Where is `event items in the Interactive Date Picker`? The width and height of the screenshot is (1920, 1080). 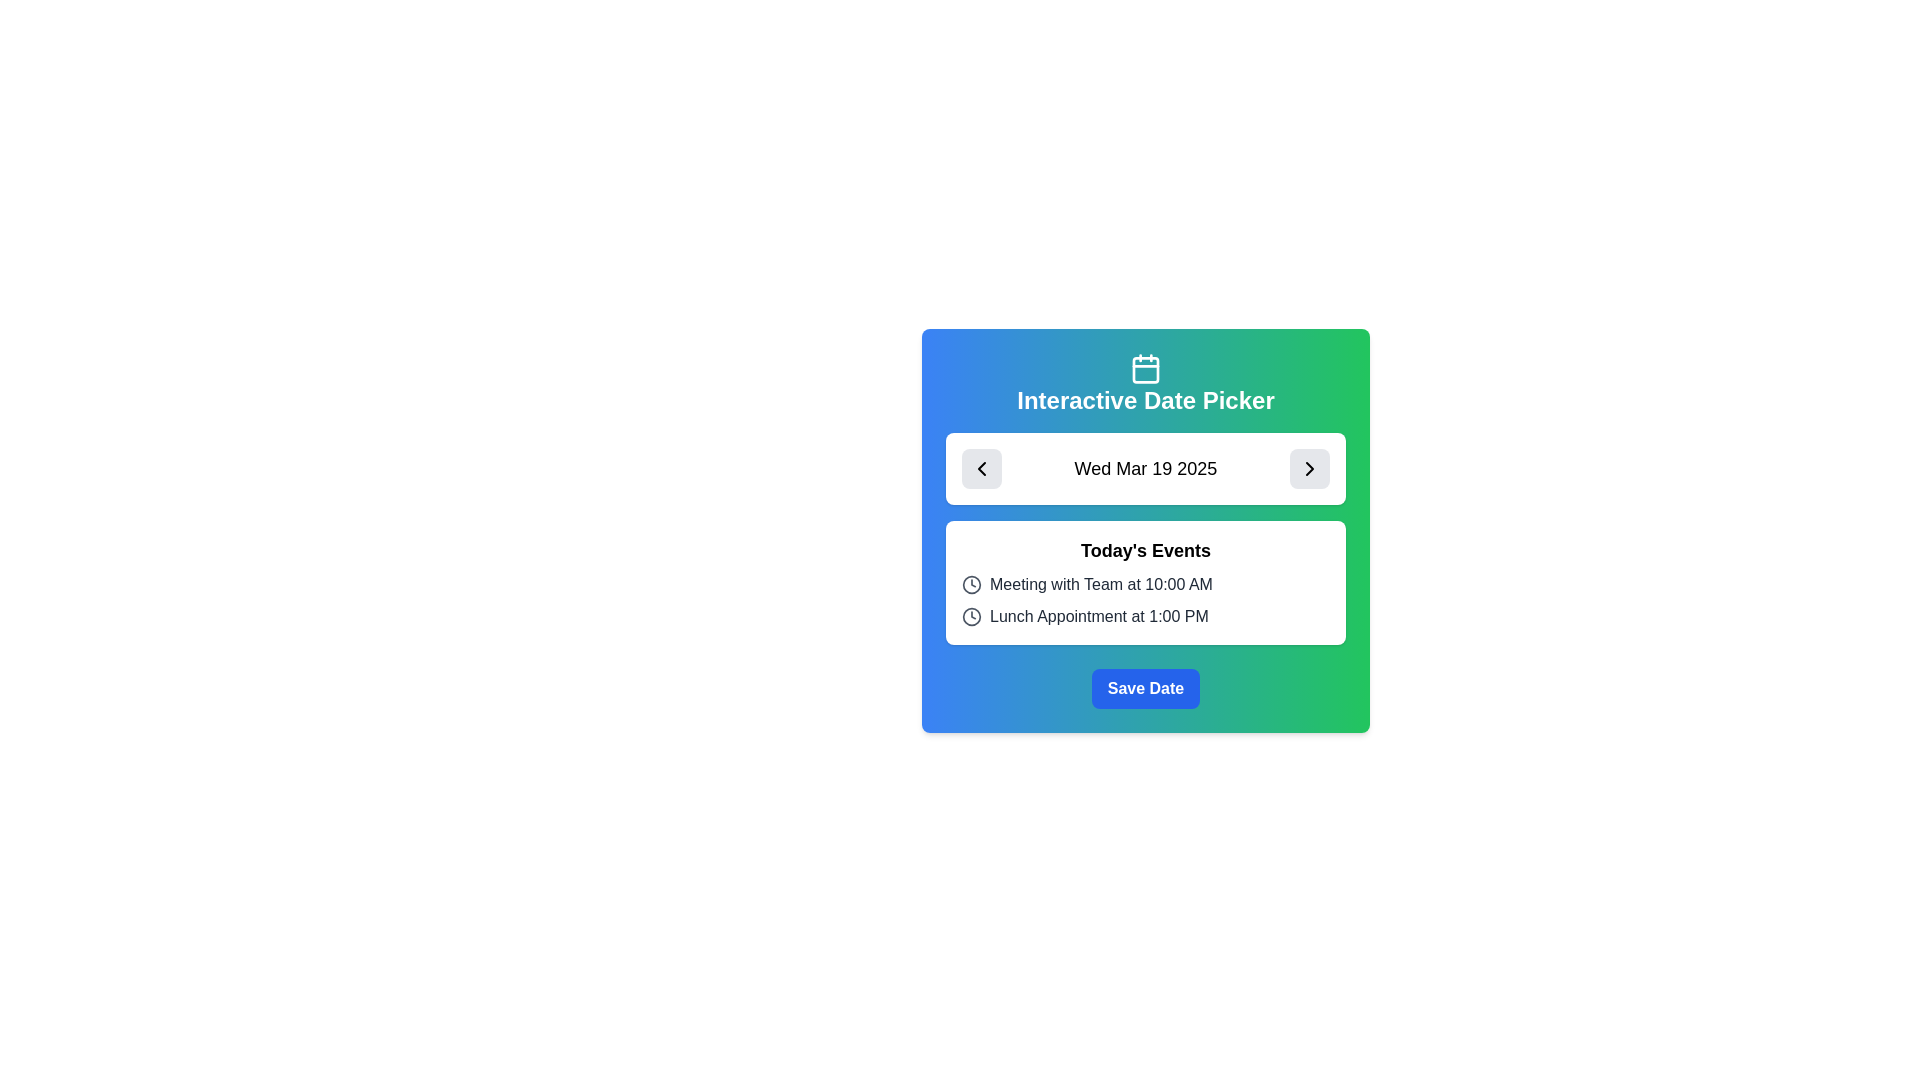
event items in the Interactive Date Picker is located at coordinates (1146, 530).